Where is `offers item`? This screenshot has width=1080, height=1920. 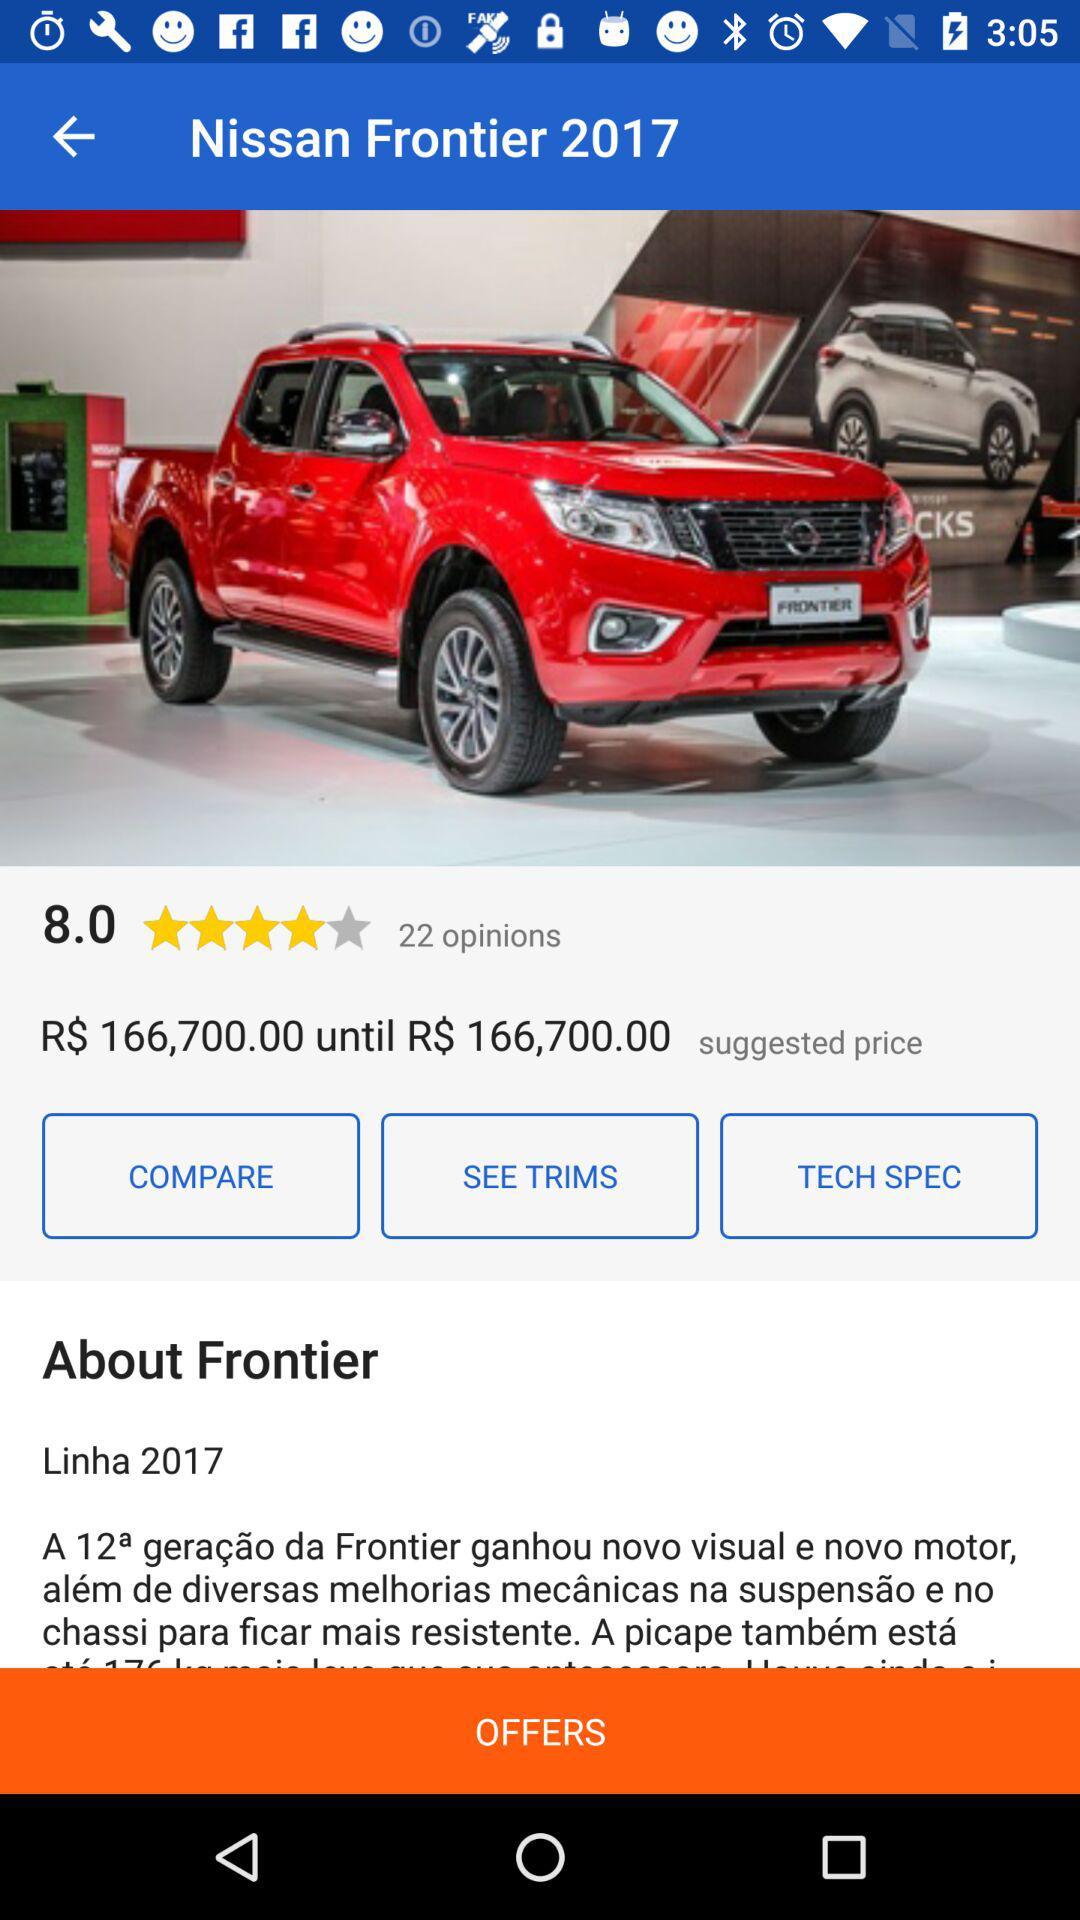 offers item is located at coordinates (540, 1730).